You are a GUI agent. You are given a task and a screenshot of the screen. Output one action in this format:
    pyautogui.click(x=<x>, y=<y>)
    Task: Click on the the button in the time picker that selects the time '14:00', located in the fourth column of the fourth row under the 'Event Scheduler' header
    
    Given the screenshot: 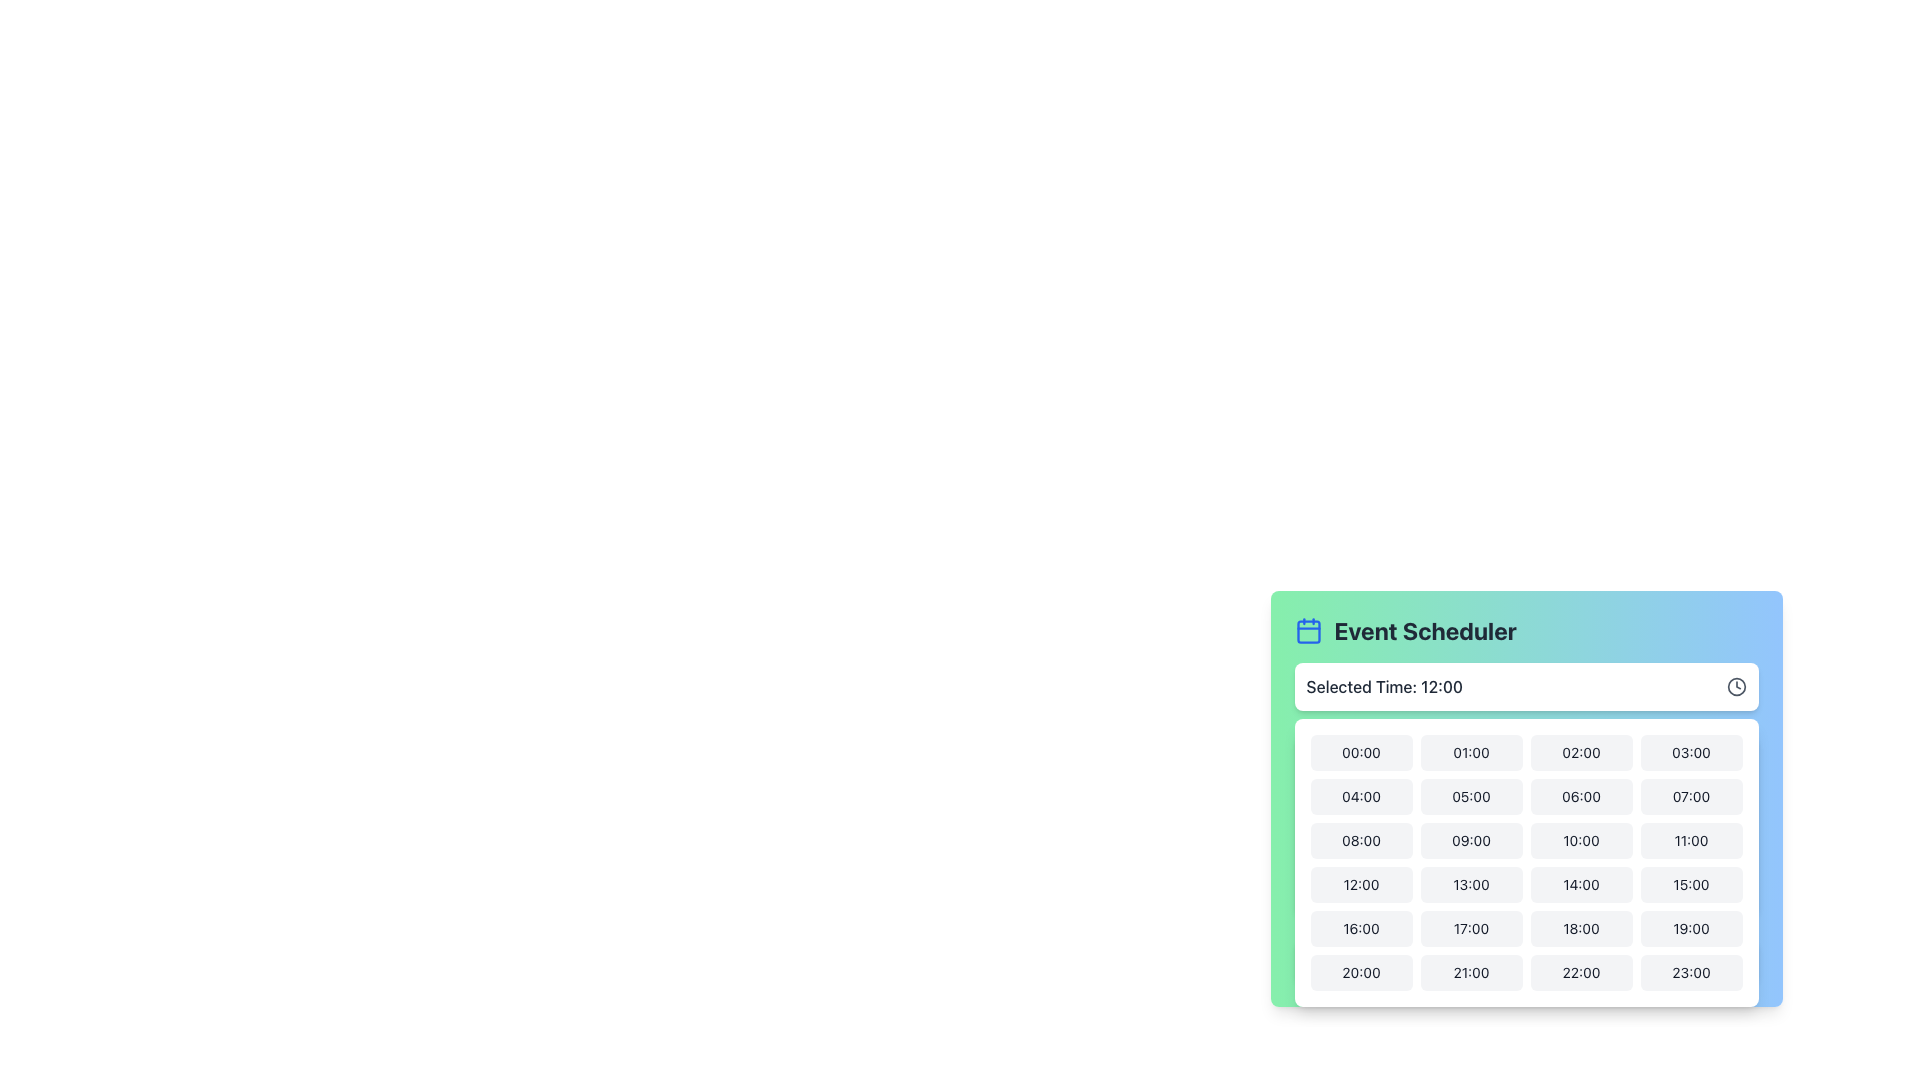 What is the action you would take?
    pyautogui.click(x=1580, y=883)
    